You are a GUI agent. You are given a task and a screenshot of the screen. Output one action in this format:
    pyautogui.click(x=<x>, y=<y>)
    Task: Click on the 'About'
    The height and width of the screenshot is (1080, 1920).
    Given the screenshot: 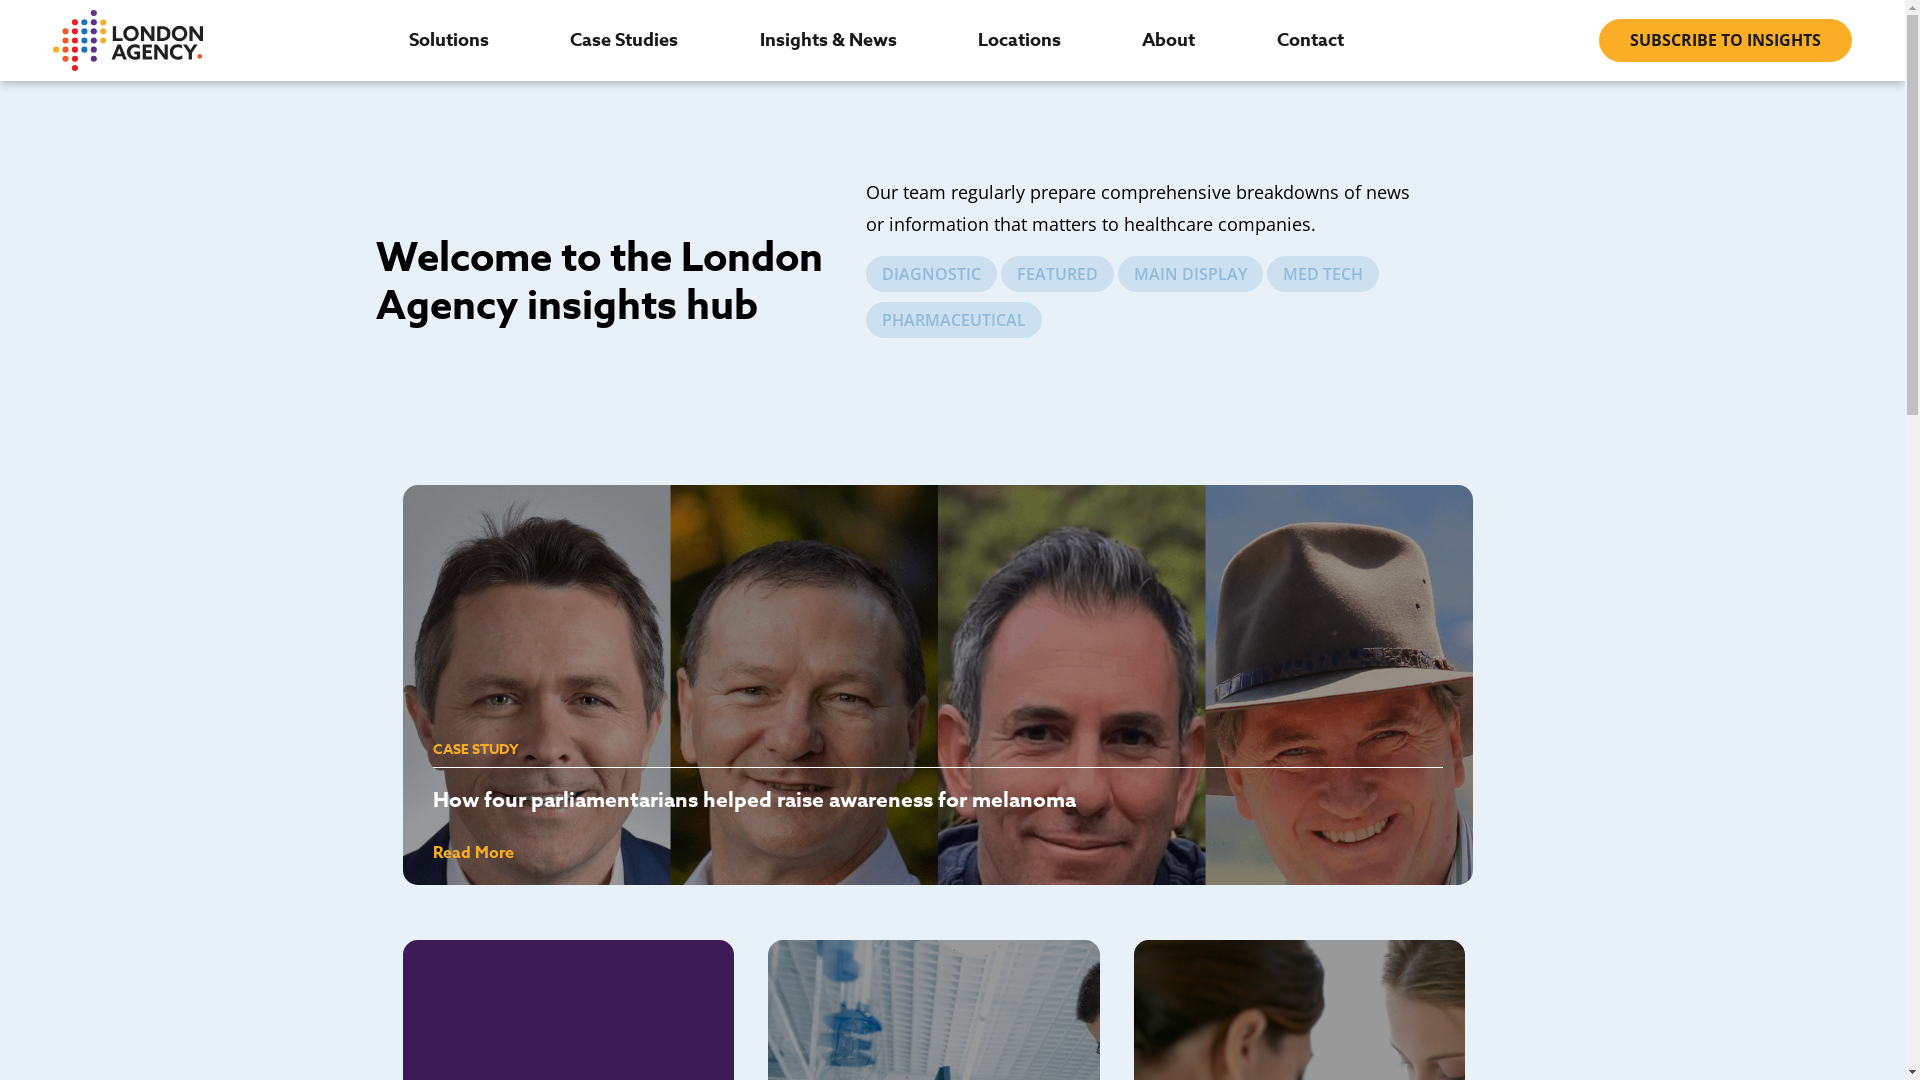 What is the action you would take?
    pyautogui.click(x=1168, y=39)
    